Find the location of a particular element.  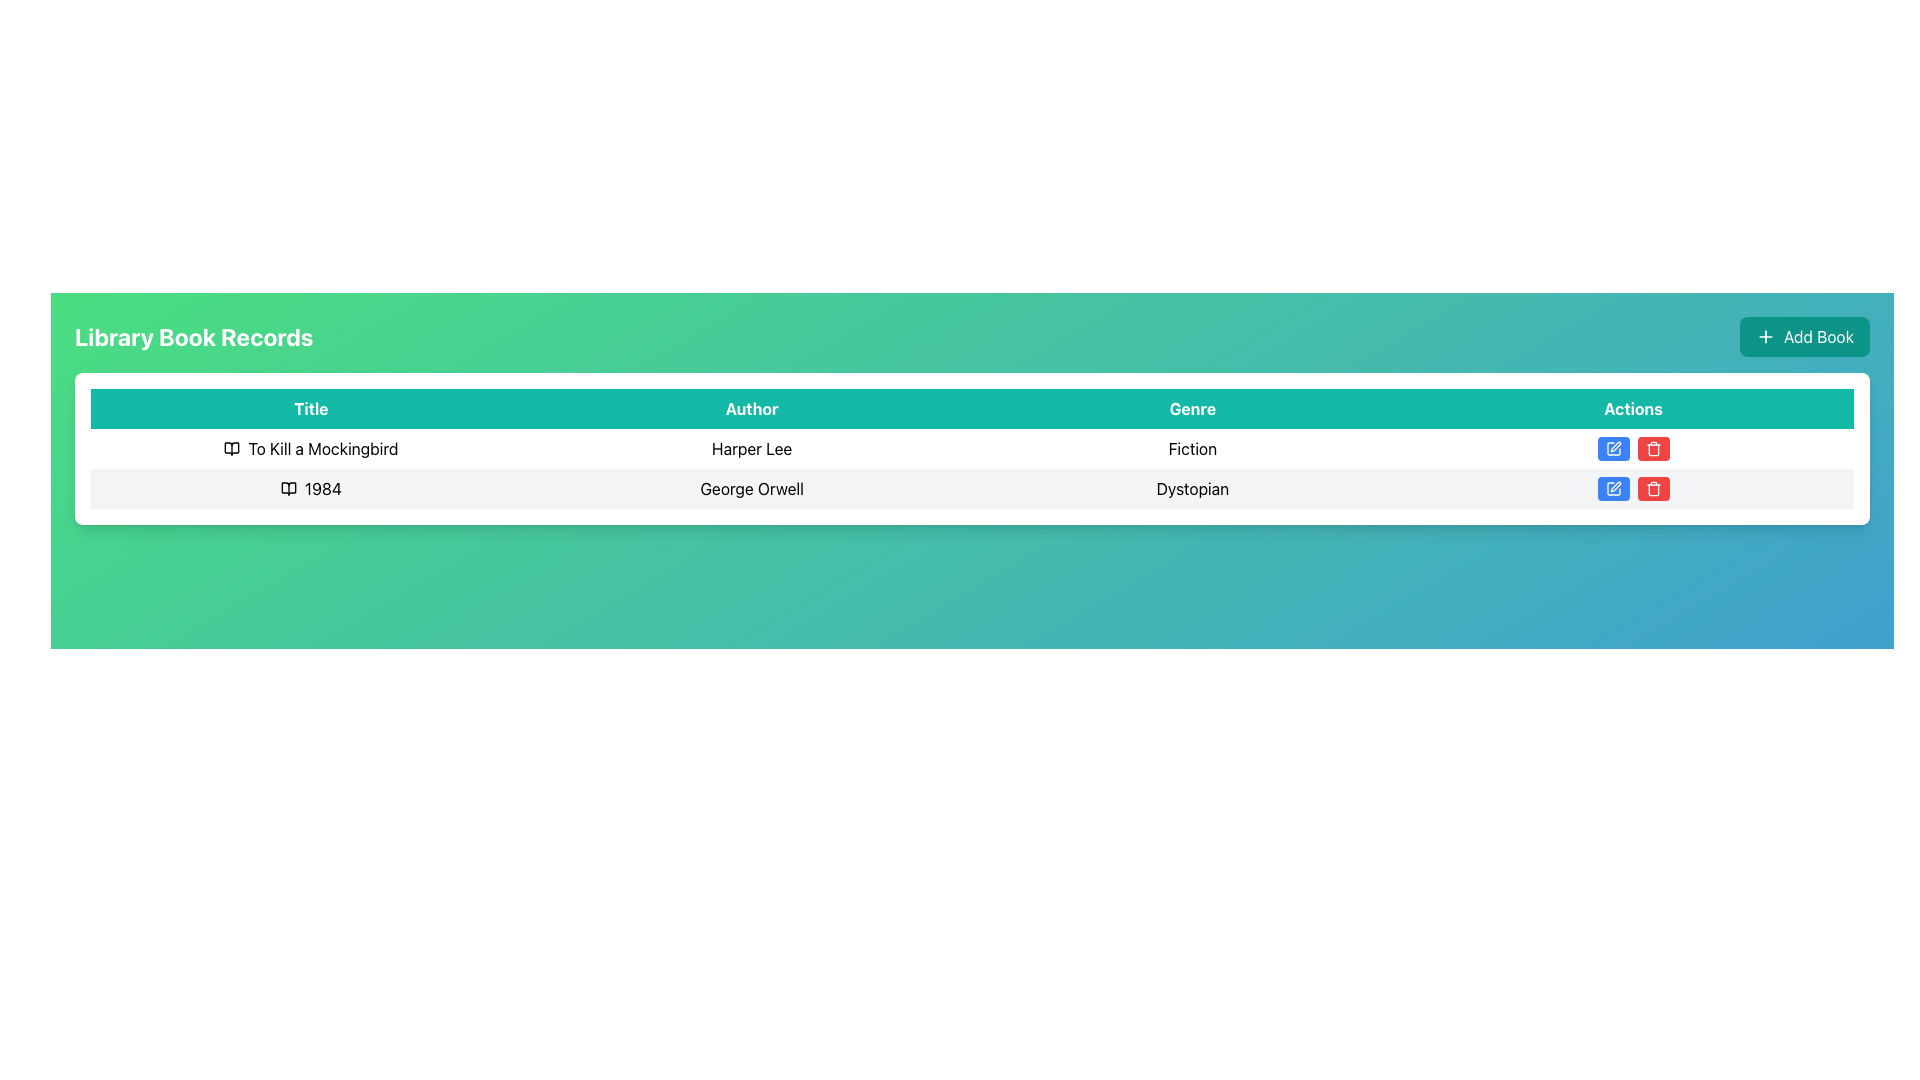

the 'Author' header text label in the data table, which is the second element in the header row, positioned between 'Title' and 'Genre' is located at coordinates (751, 407).